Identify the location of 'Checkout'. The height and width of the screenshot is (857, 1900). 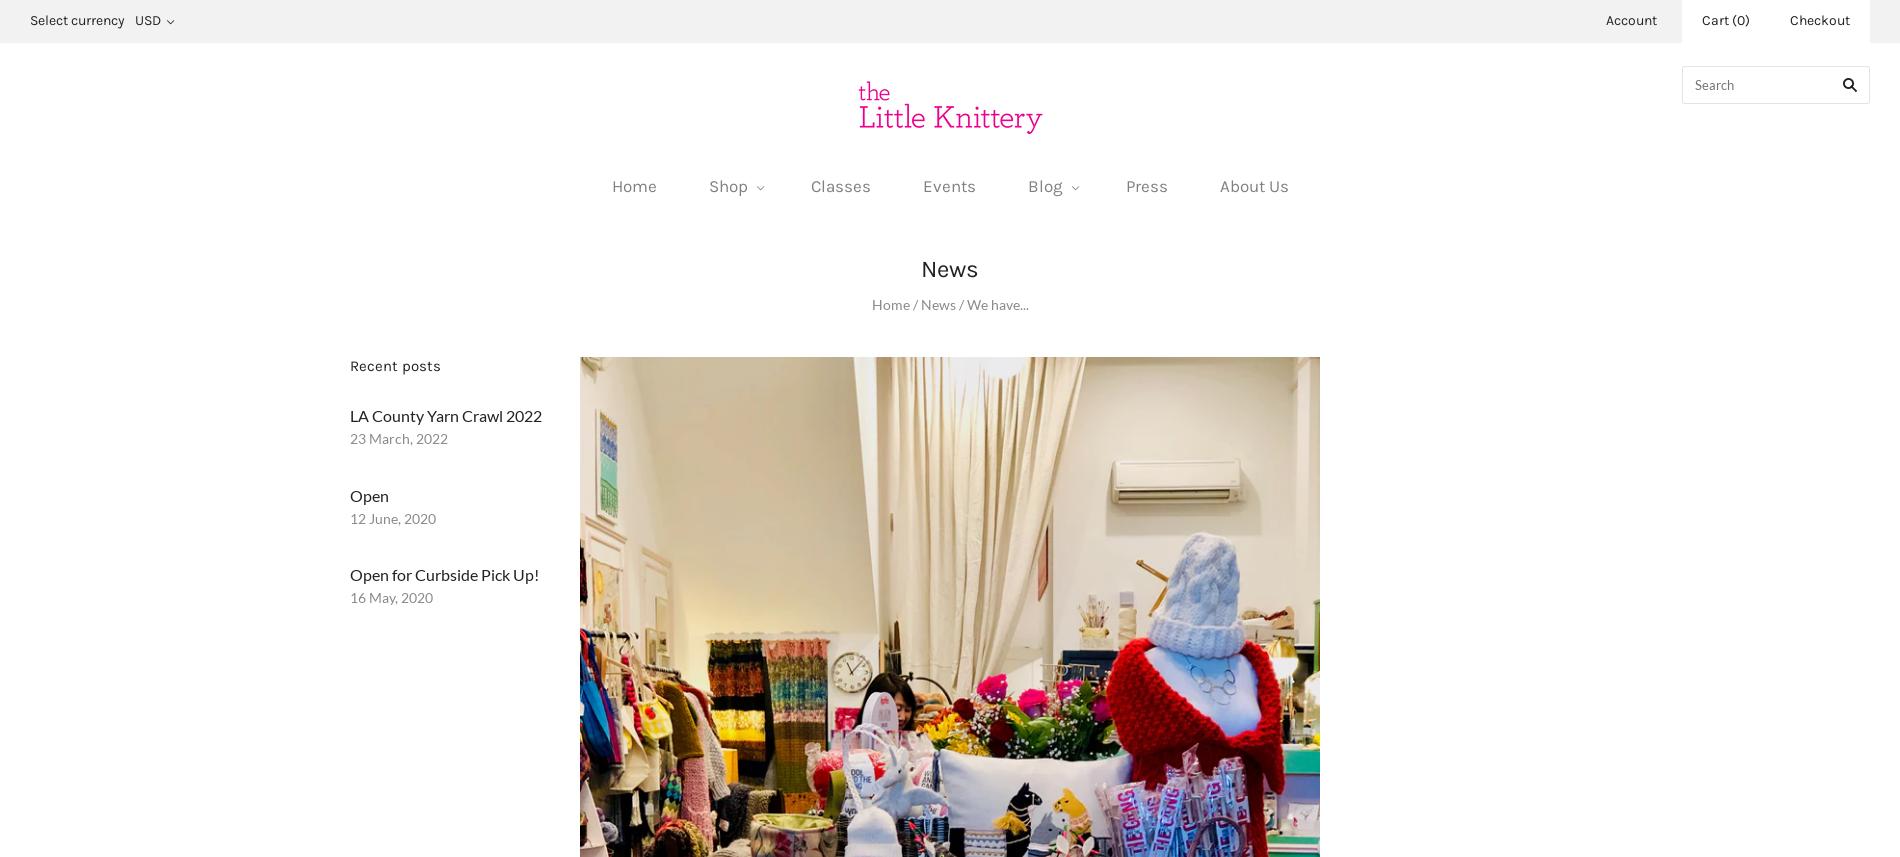
(1819, 20).